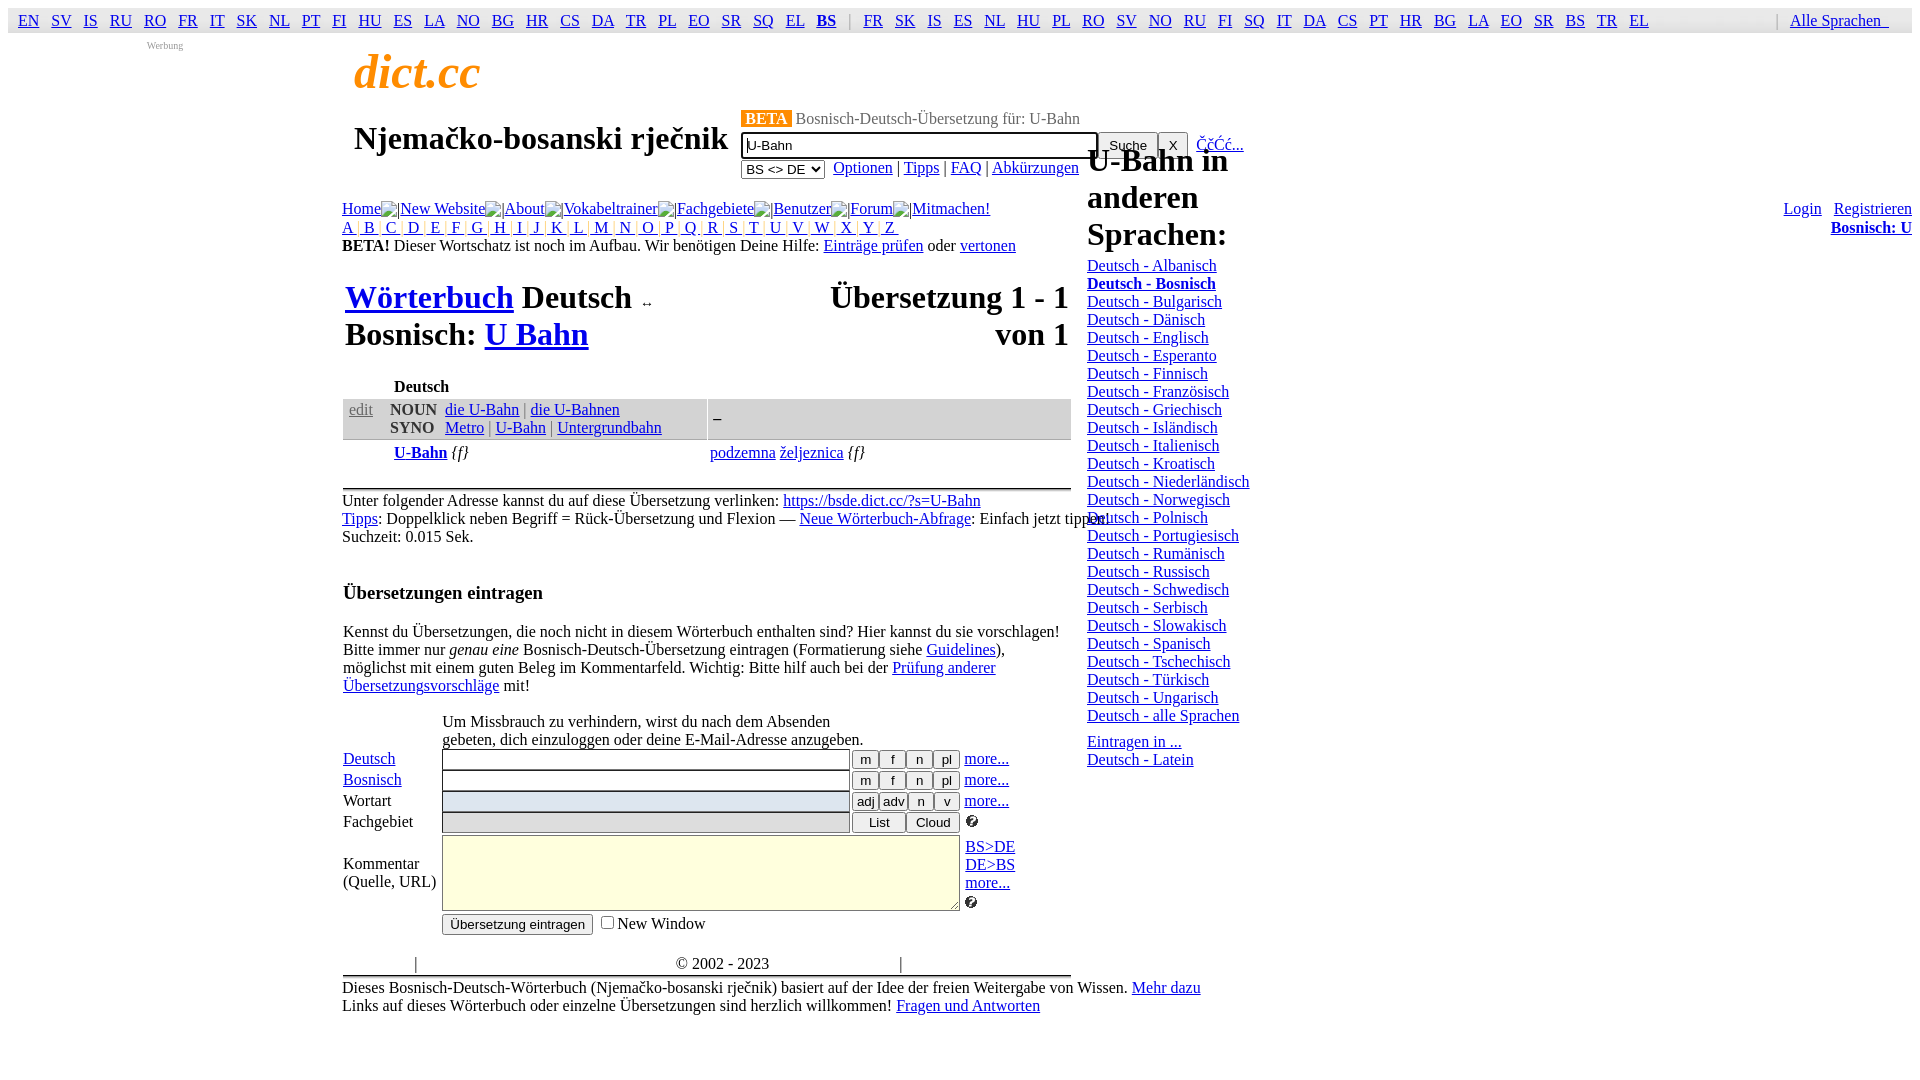 Image resolution: width=1920 pixels, height=1080 pixels. What do you see at coordinates (599, 226) in the screenshot?
I see `'M'` at bounding box center [599, 226].